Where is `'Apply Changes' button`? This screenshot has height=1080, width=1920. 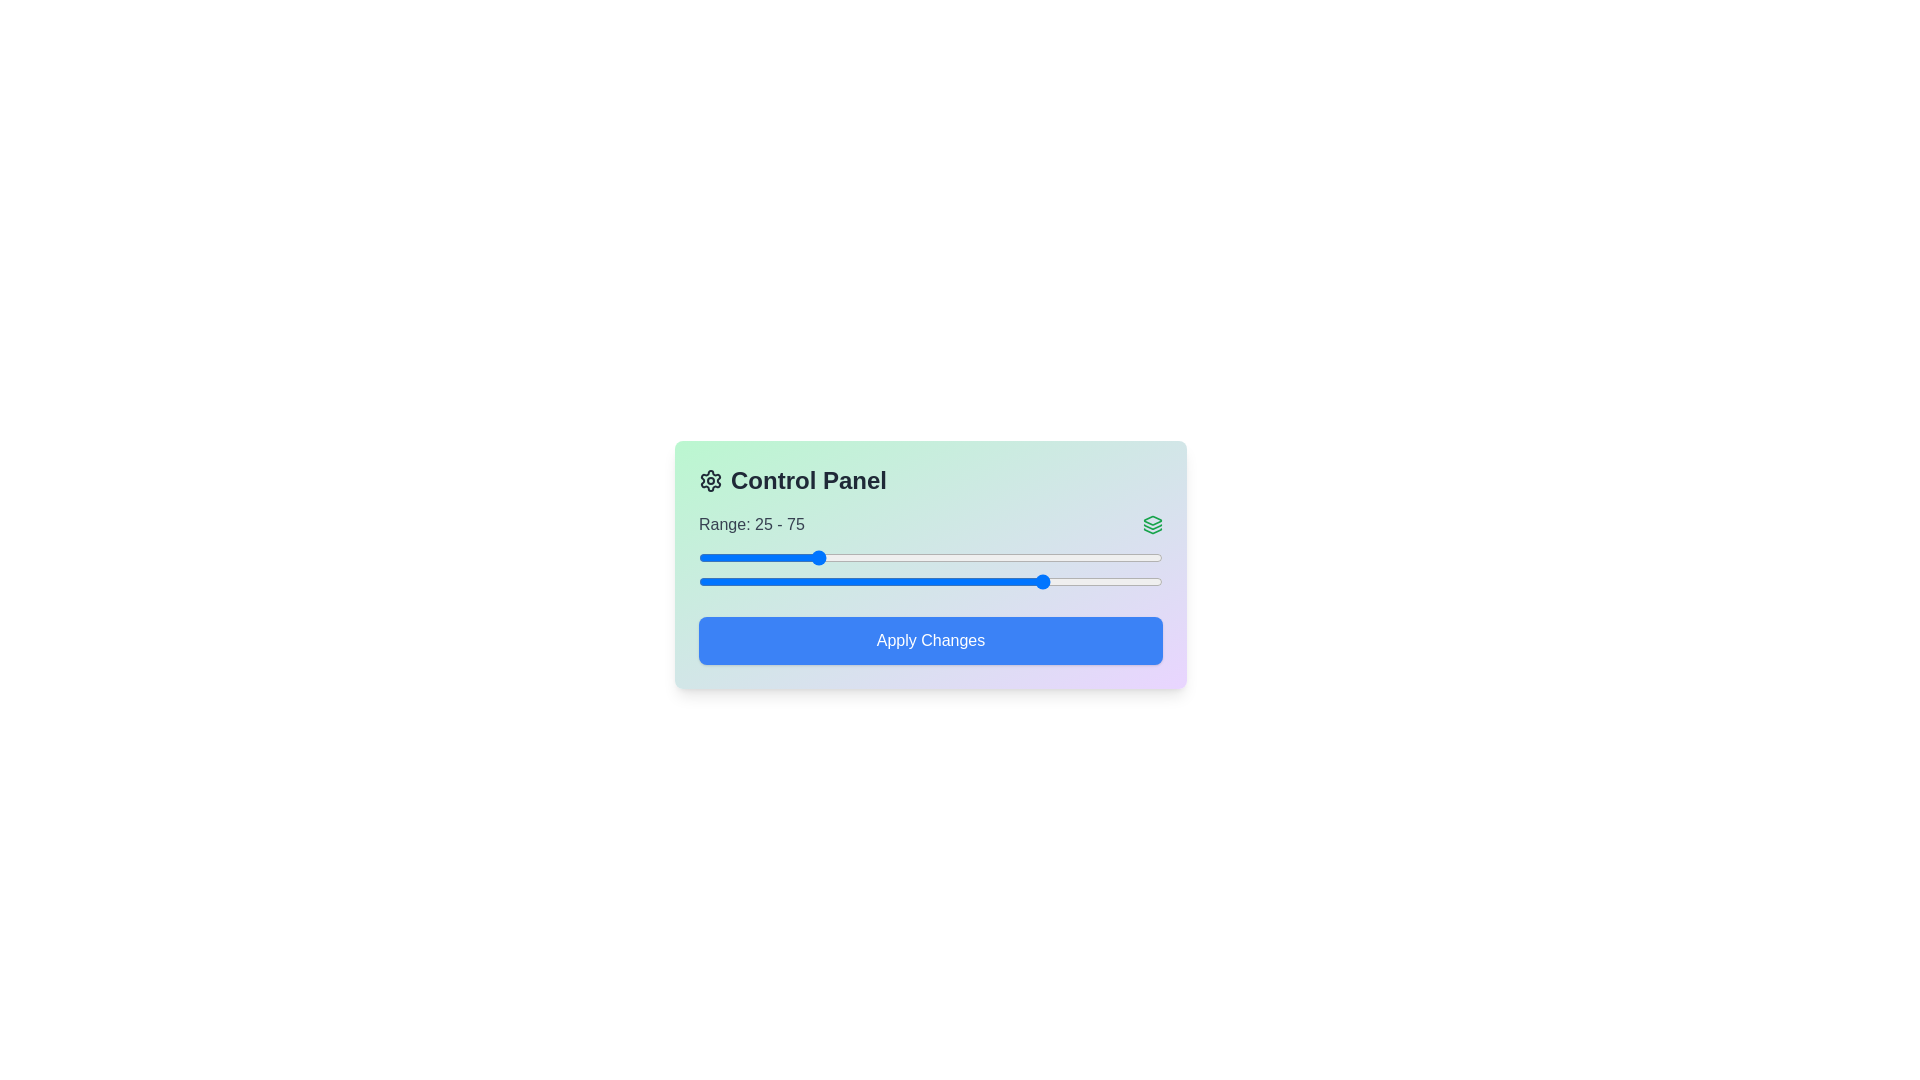
'Apply Changes' button is located at coordinates (930, 640).